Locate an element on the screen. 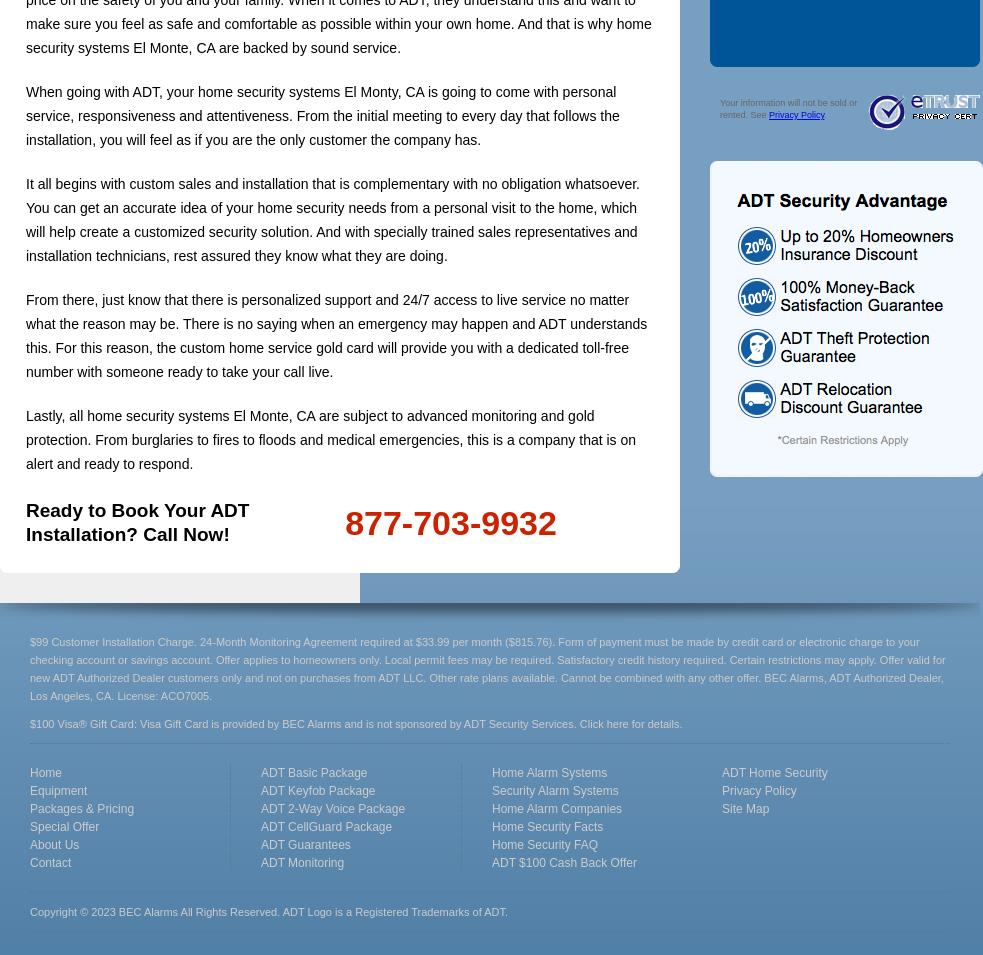 The image size is (983, 955). '$99 Customer Installation Charge. 24-Month Monitoring Agreement required at $33.99 per month ($815.76). Form of payment must be made by credit card or electronic charge to your checking account or savings account. Offer applies to homeowners only. Local permit fees may be required. Satisfactory credit history required. Certain restrictions may apply. Offer valid for new ADT Authorized Dealer customers only and not on purchases from ADT LLC. Other rate plans available. Cannot be combined with any other offer. BEC Alarms, ADT Authorized Dealer, Los Angeles, CA. License: ACO7005.' is located at coordinates (486, 667).